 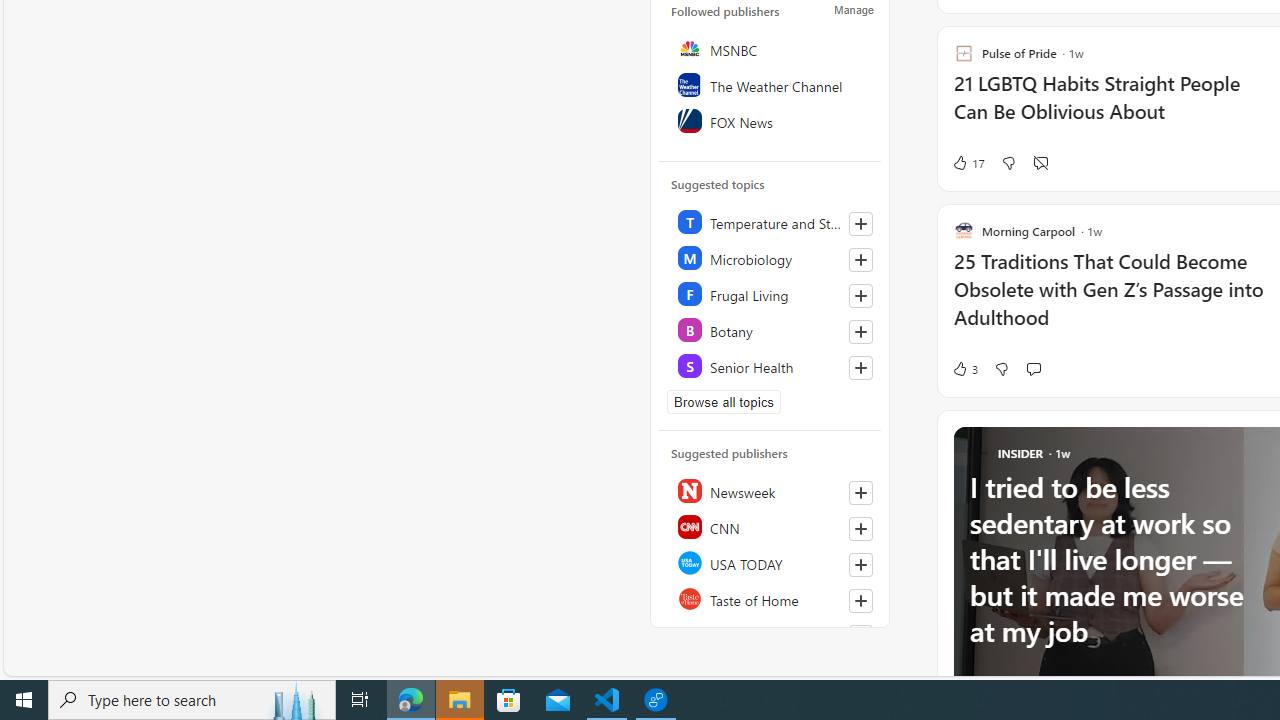 I want to click on 'Browse all topics', so click(x=723, y=402).